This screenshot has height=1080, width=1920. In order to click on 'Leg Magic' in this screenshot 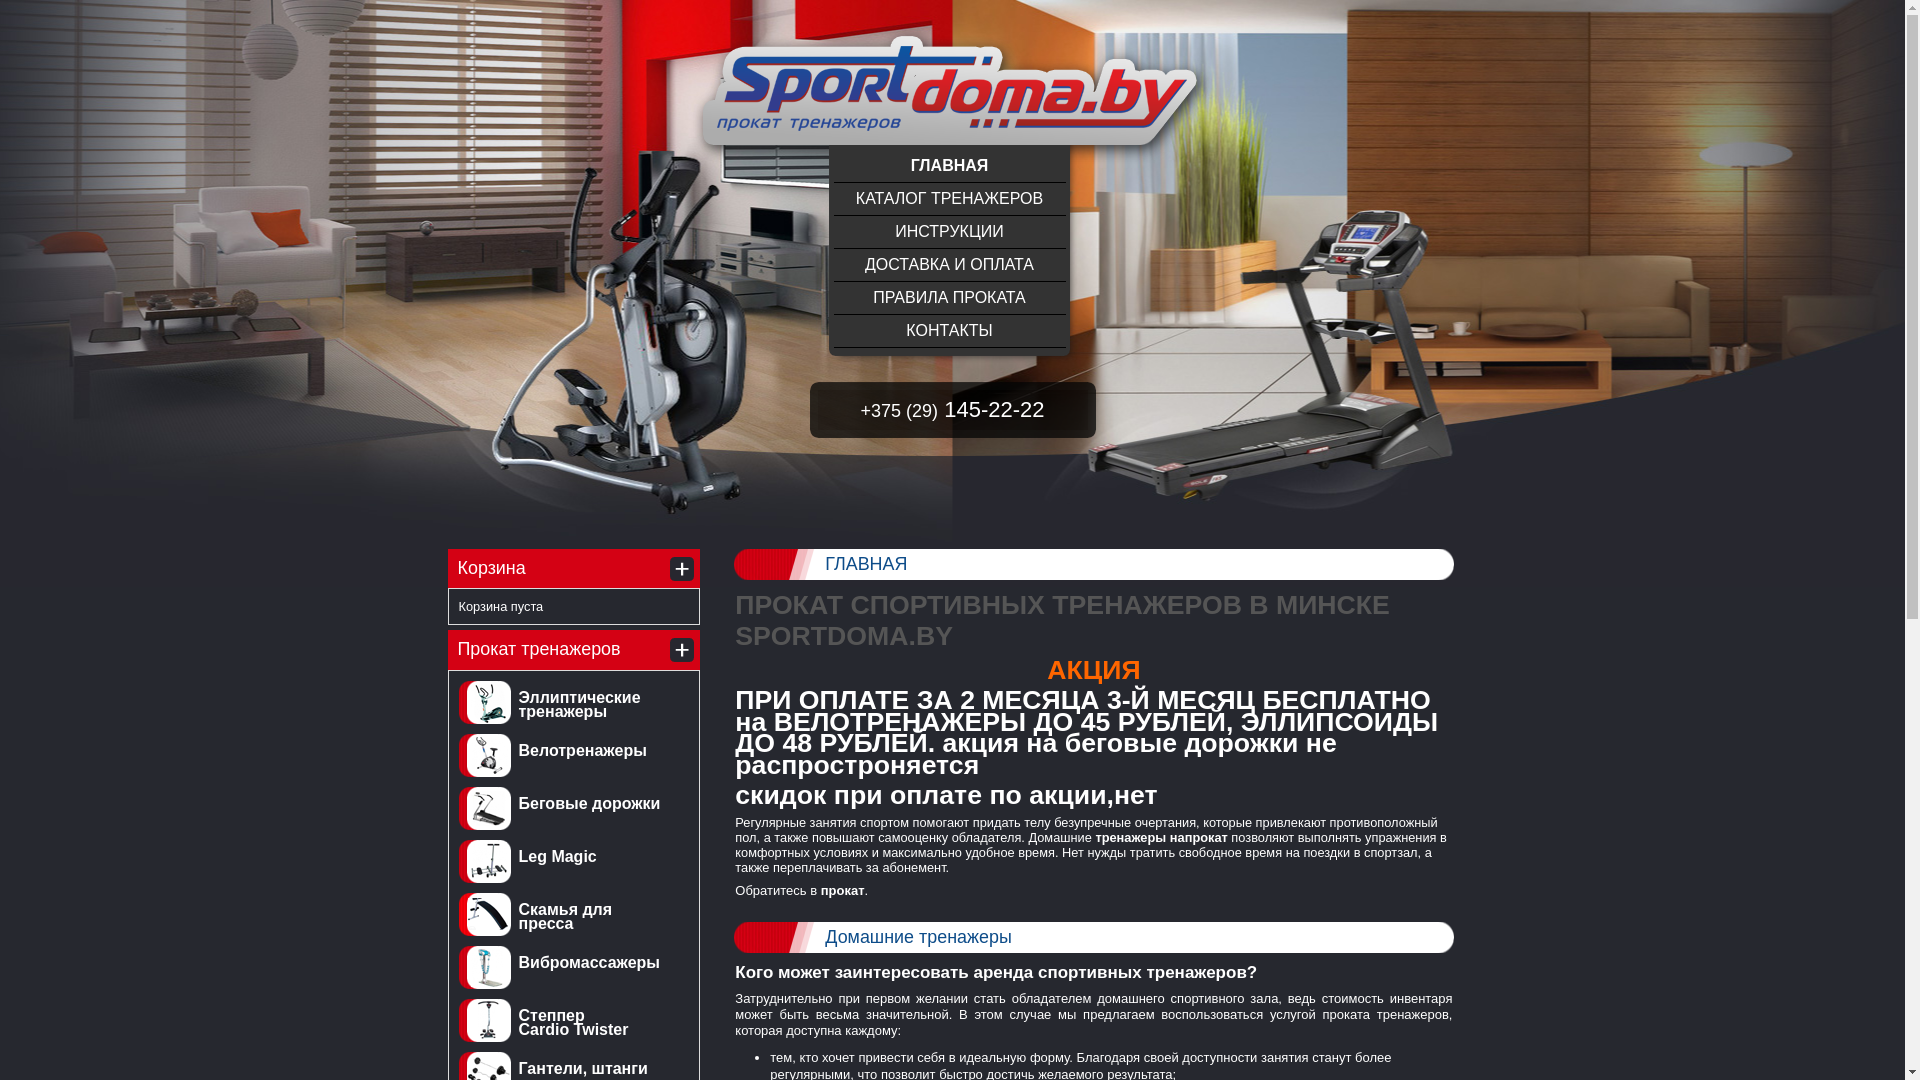, I will do `click(556, 855)`.